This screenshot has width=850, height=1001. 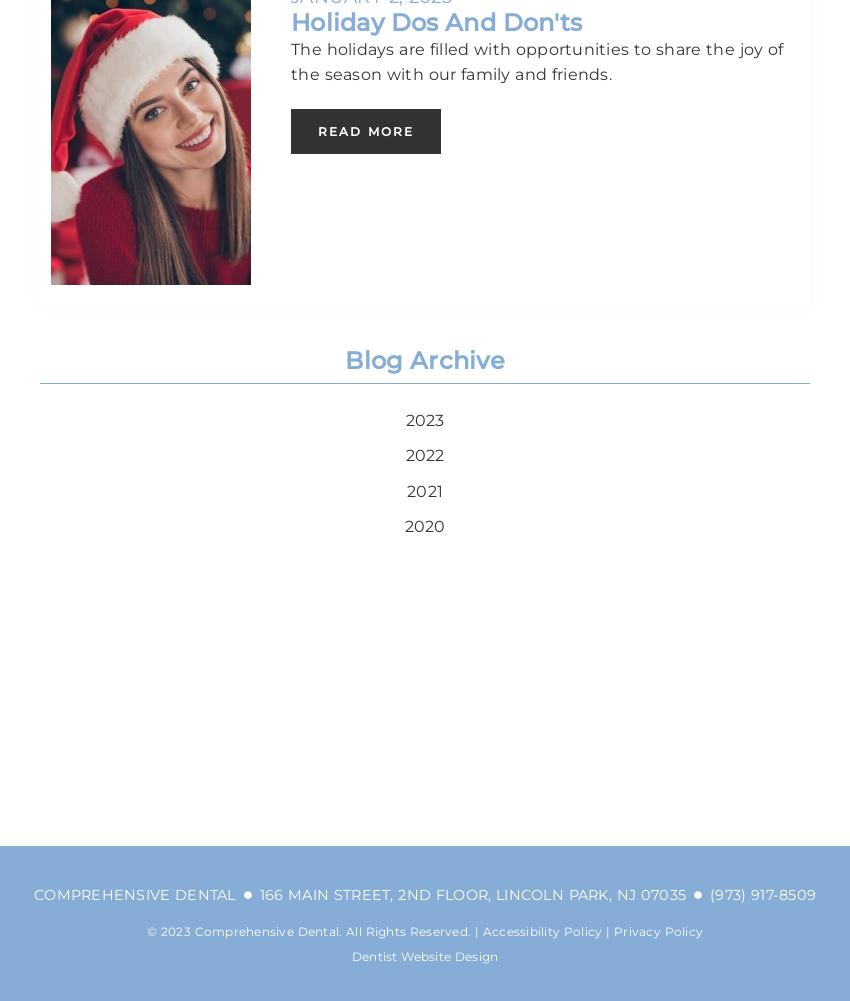 I want to click on 'Dentist Website Design', so click(x=424, y=954).